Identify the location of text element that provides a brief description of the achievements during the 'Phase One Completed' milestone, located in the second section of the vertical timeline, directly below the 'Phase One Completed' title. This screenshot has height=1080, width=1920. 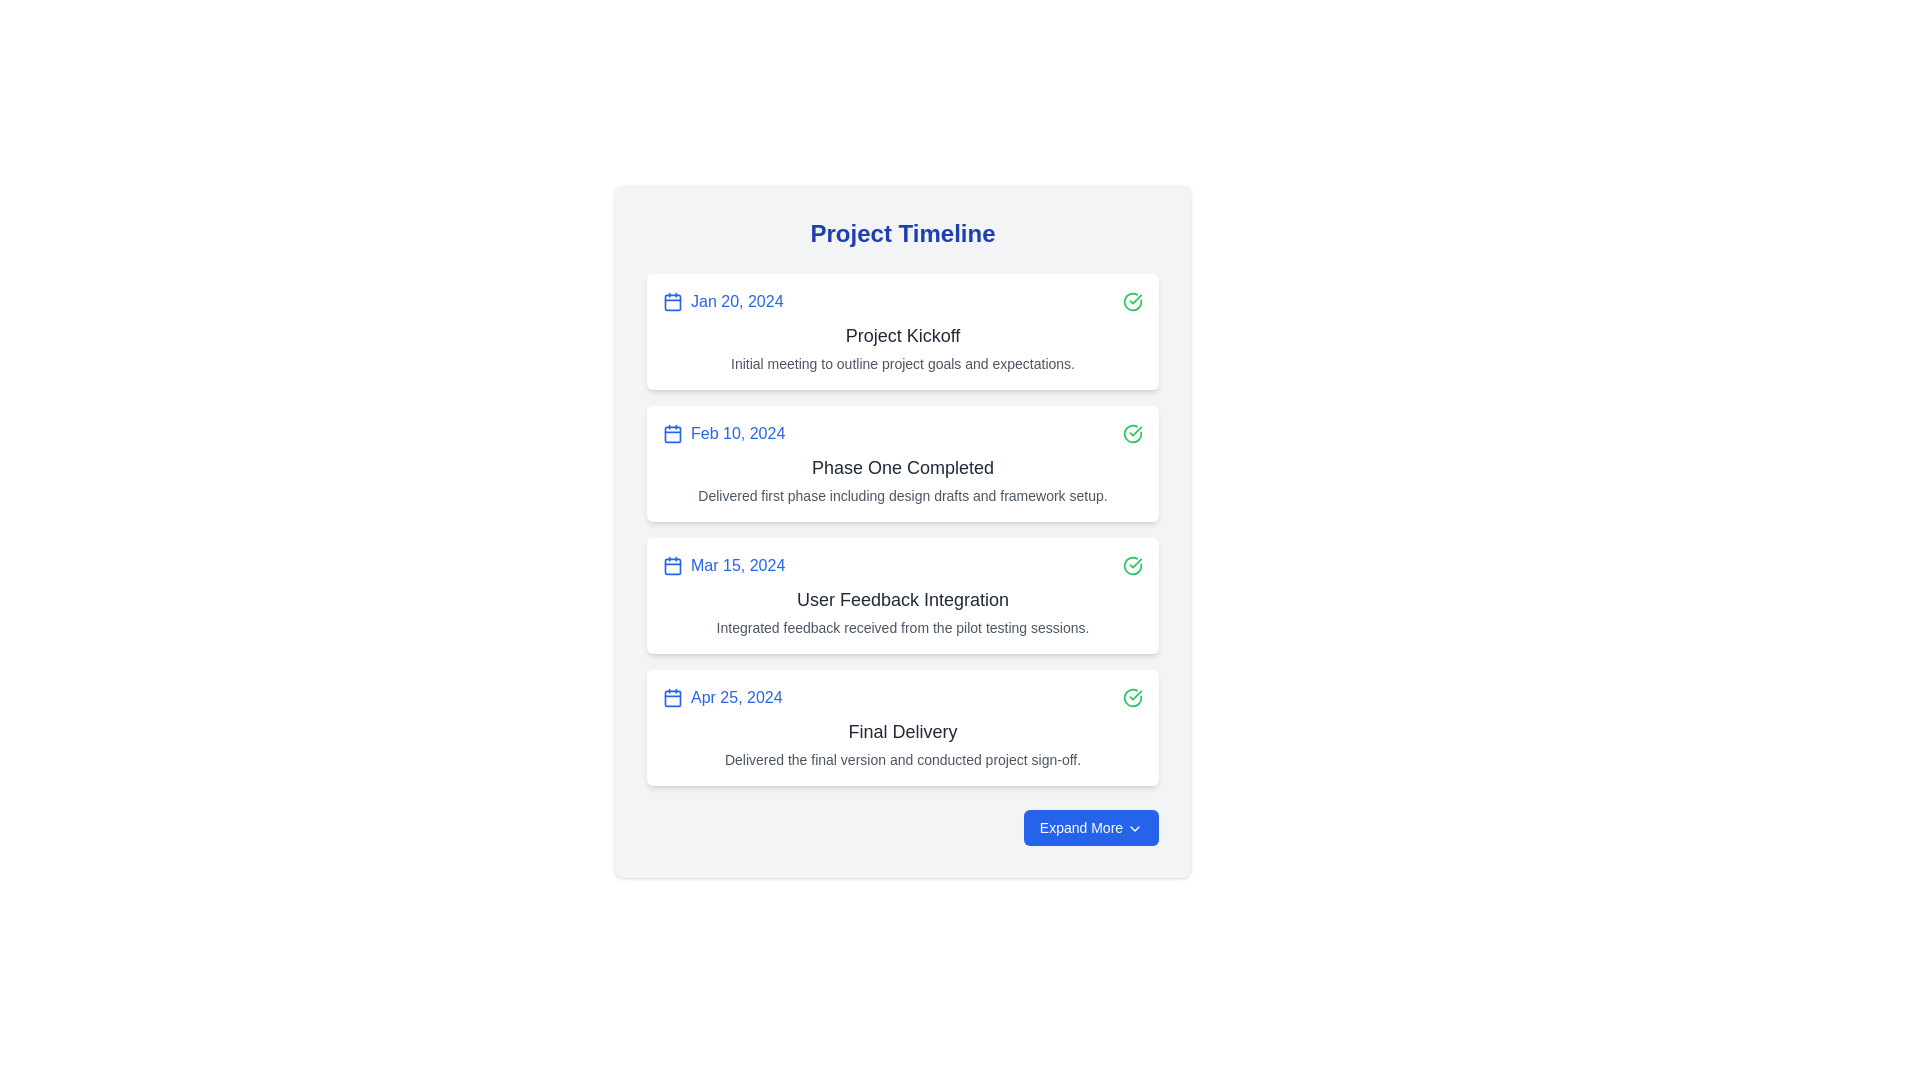
(901, 495).